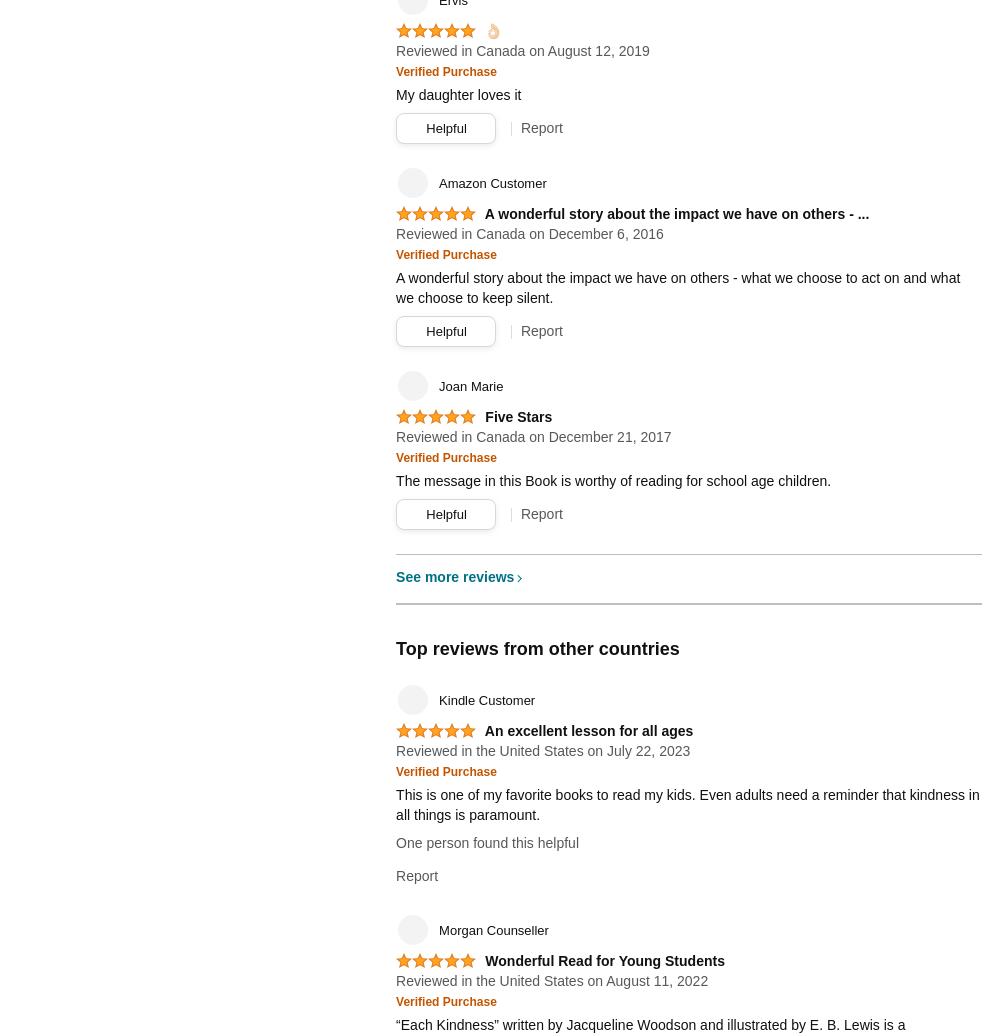  Describe the element at coordinates (396, 842) in the screenshot. I see `'One person found this helpful'` at that location.